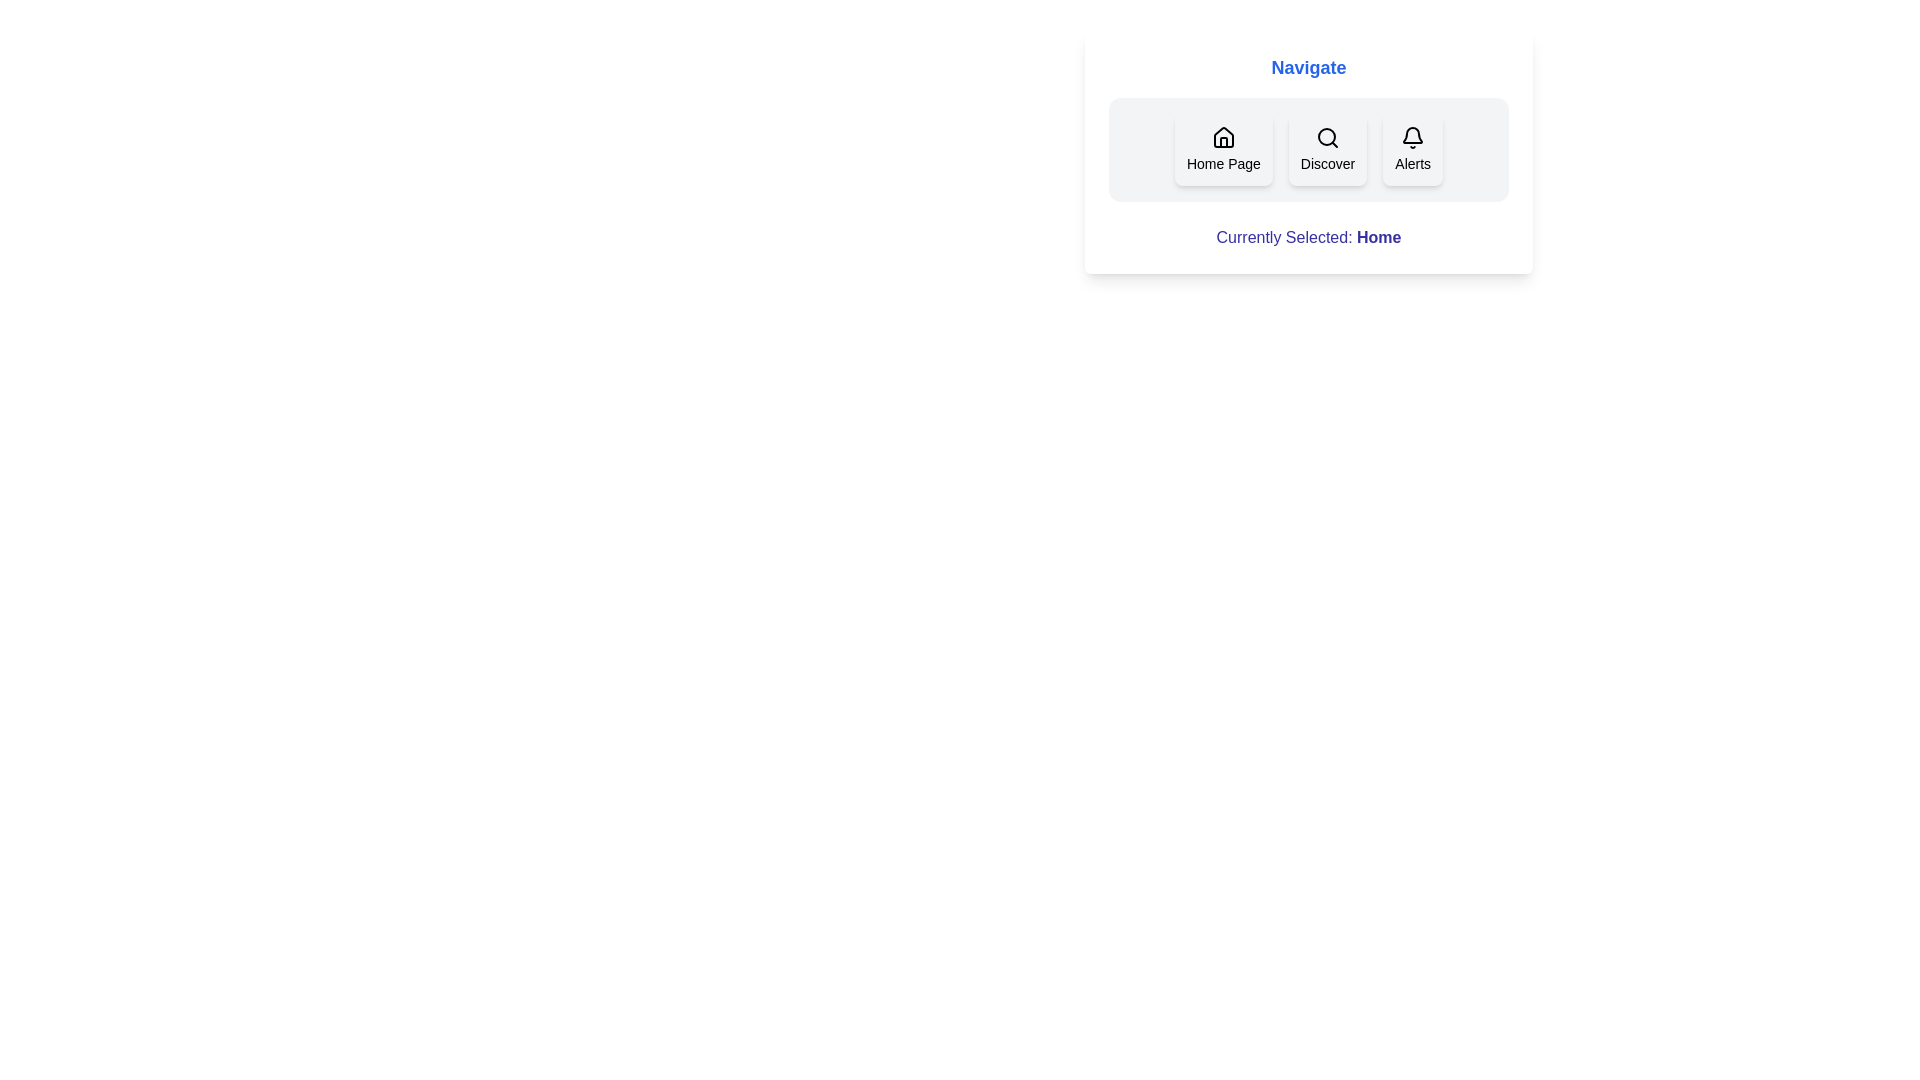 The height and width of the screenshot is (1080, 1920). I want to click on text label 'Home Page' which is styled with a small font size and medium font weight, located centrally at the bottom of a button-like component in a horizontal menu row, so click(1222, 163).